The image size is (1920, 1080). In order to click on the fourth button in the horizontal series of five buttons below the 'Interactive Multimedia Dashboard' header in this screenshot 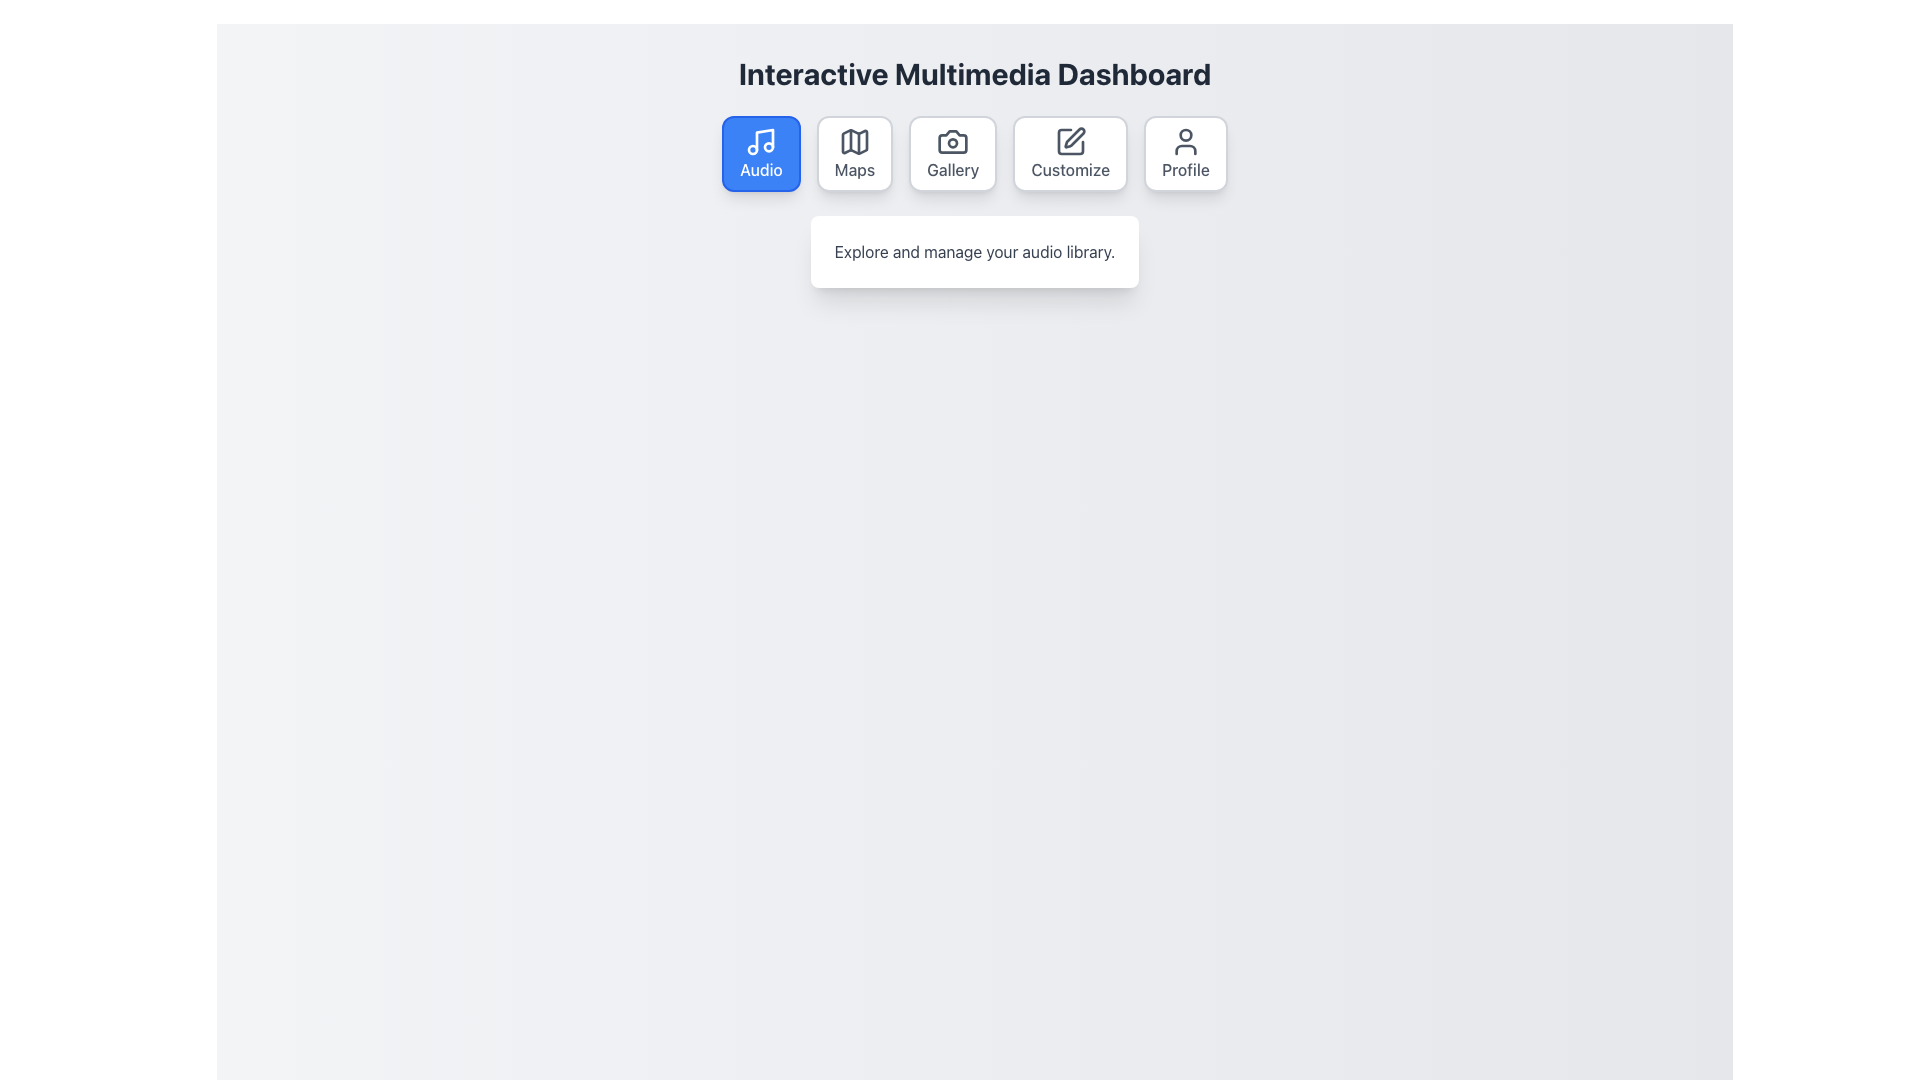, I will do `click(1069, 153)`.